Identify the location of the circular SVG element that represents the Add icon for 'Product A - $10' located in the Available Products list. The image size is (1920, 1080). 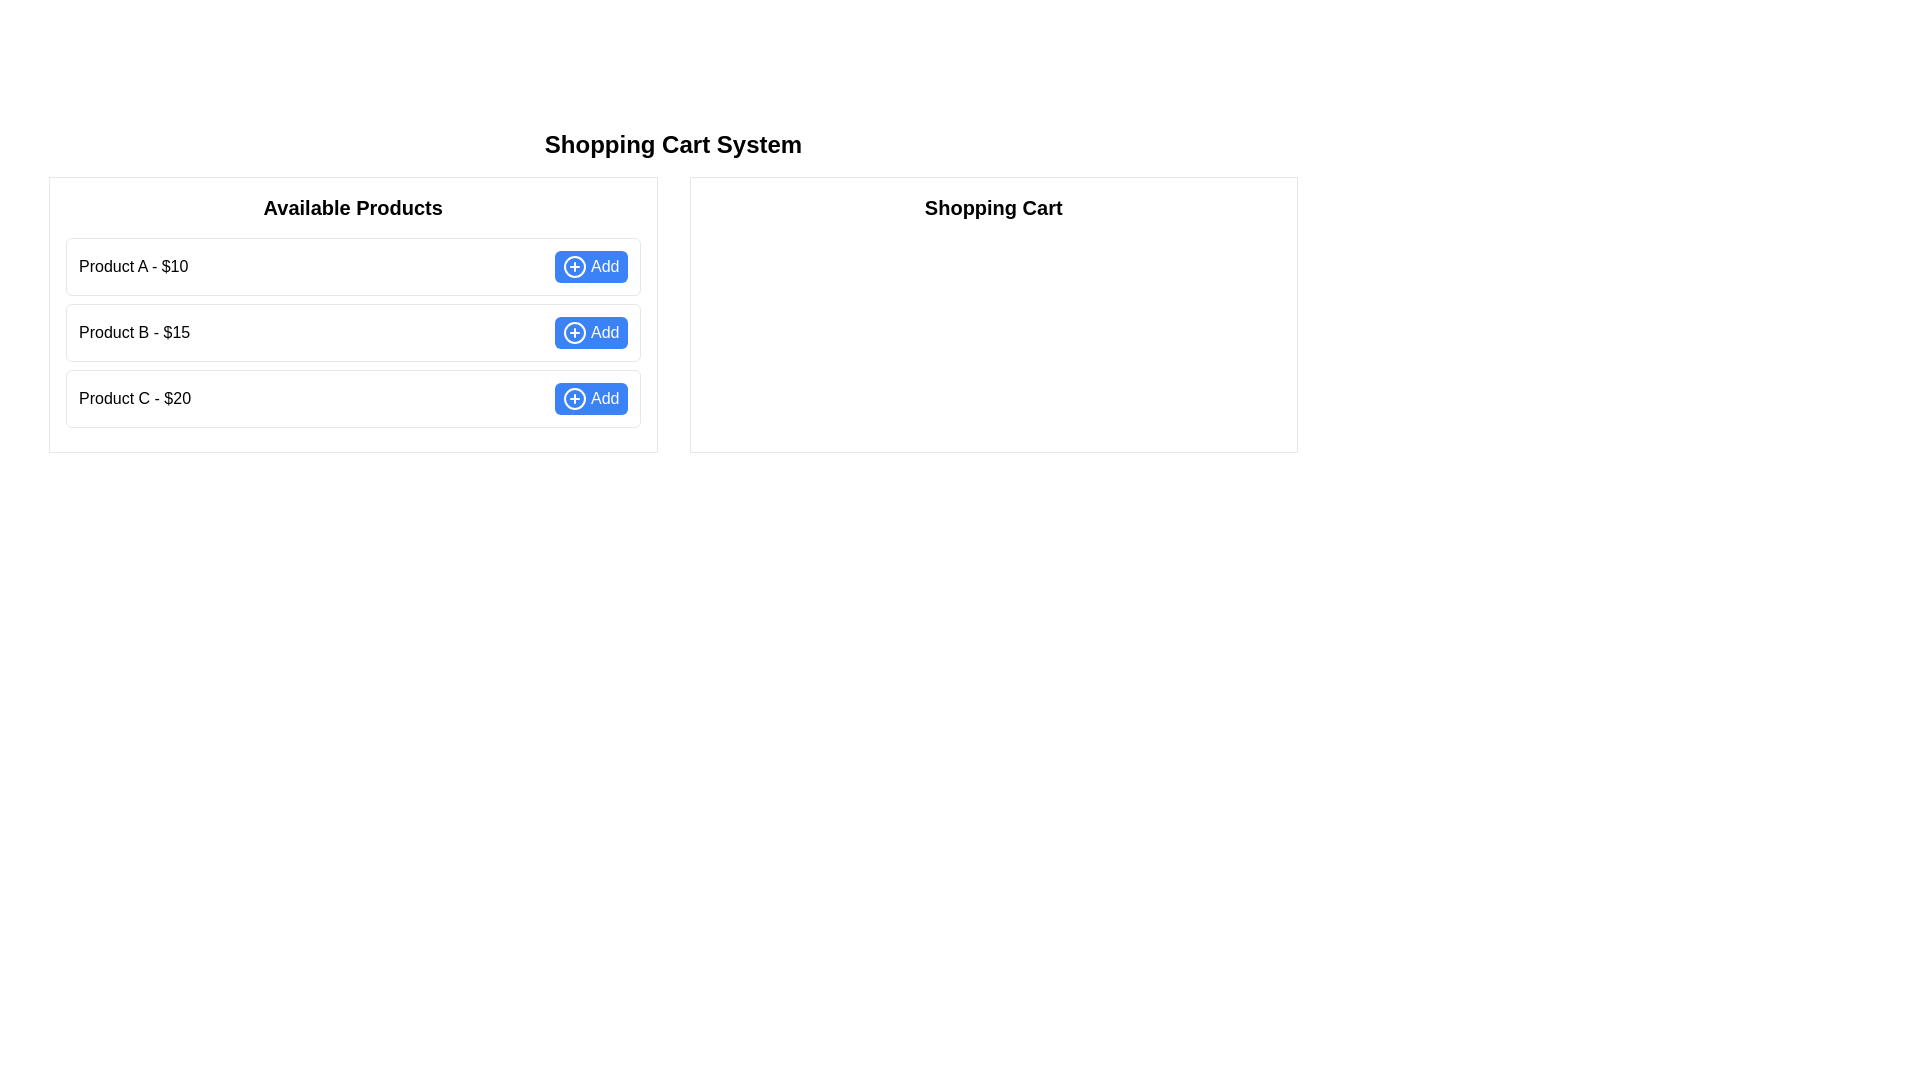
(574, 265).